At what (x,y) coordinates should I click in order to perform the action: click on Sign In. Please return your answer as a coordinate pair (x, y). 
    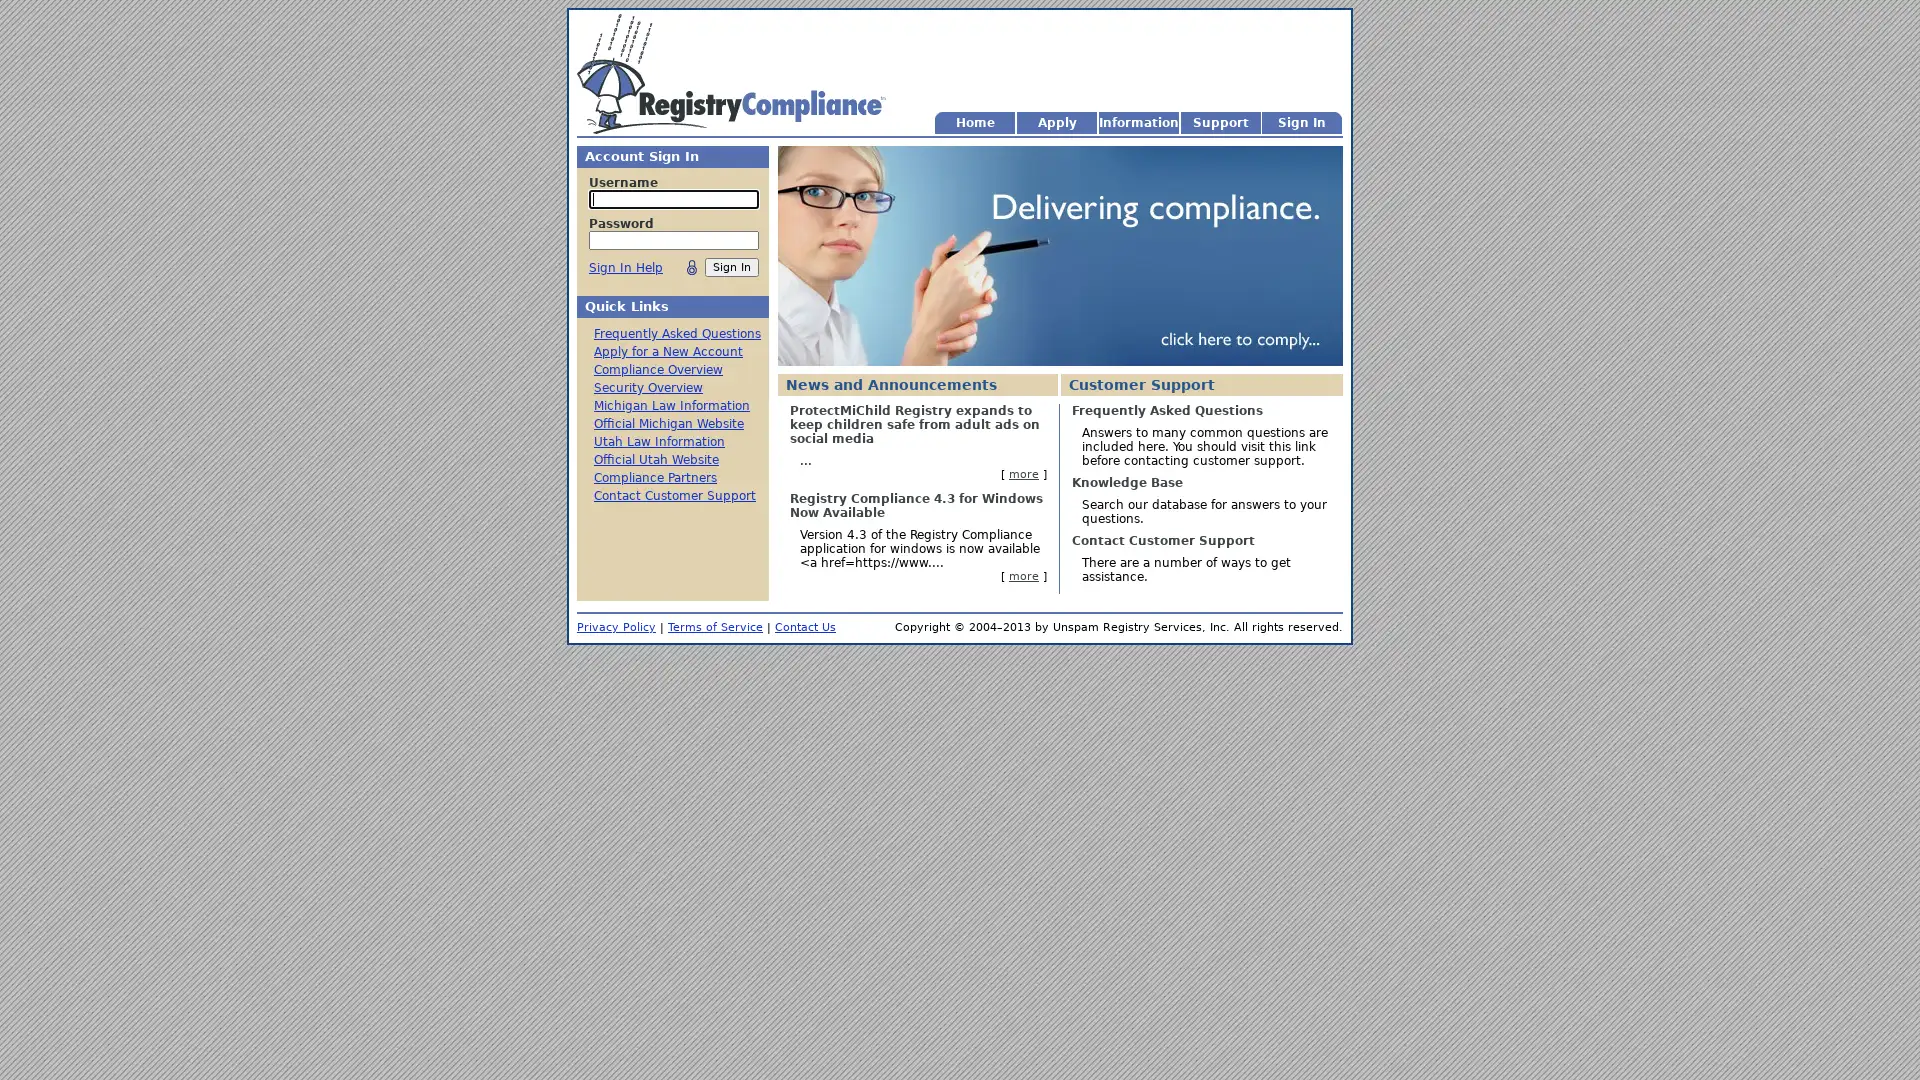
    Looking at the image, I should click on (730, 266).